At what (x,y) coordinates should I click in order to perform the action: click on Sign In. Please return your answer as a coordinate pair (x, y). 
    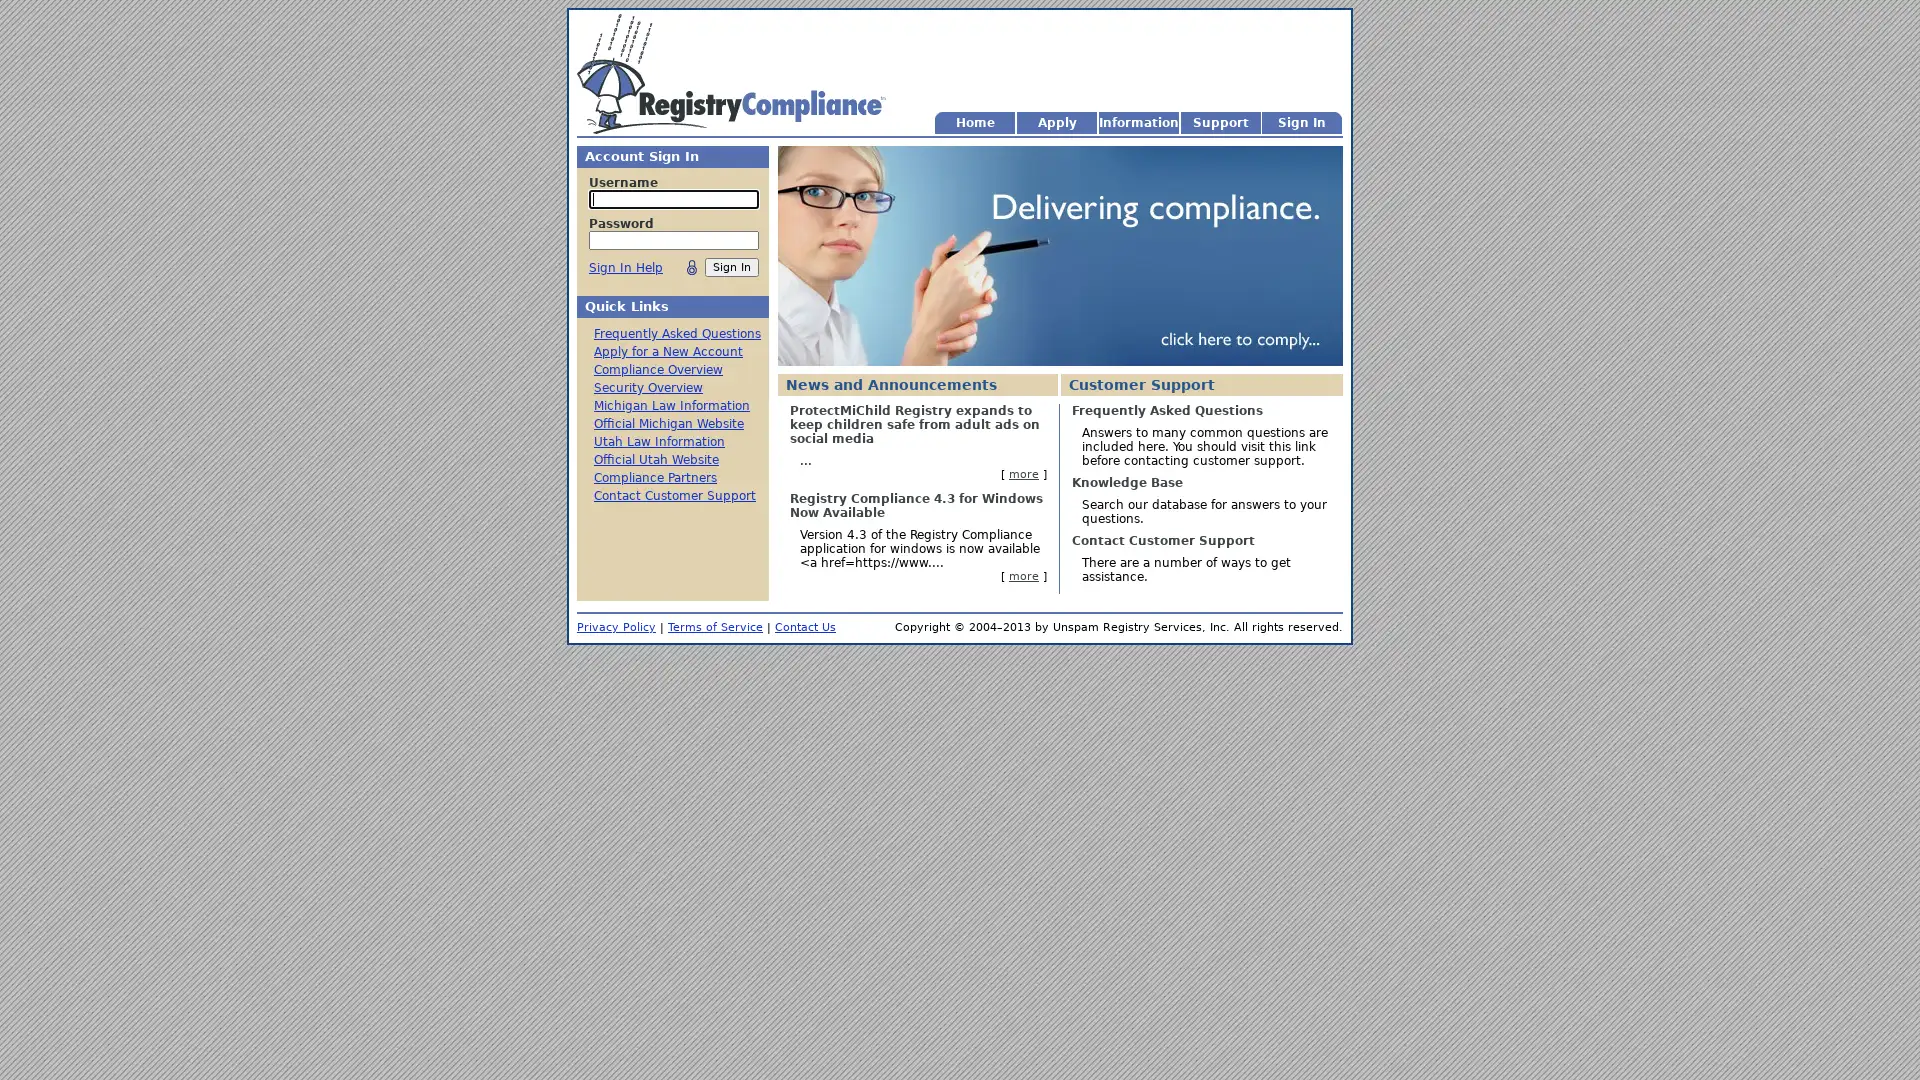
    Looking at the image, I should click on (730, 266).